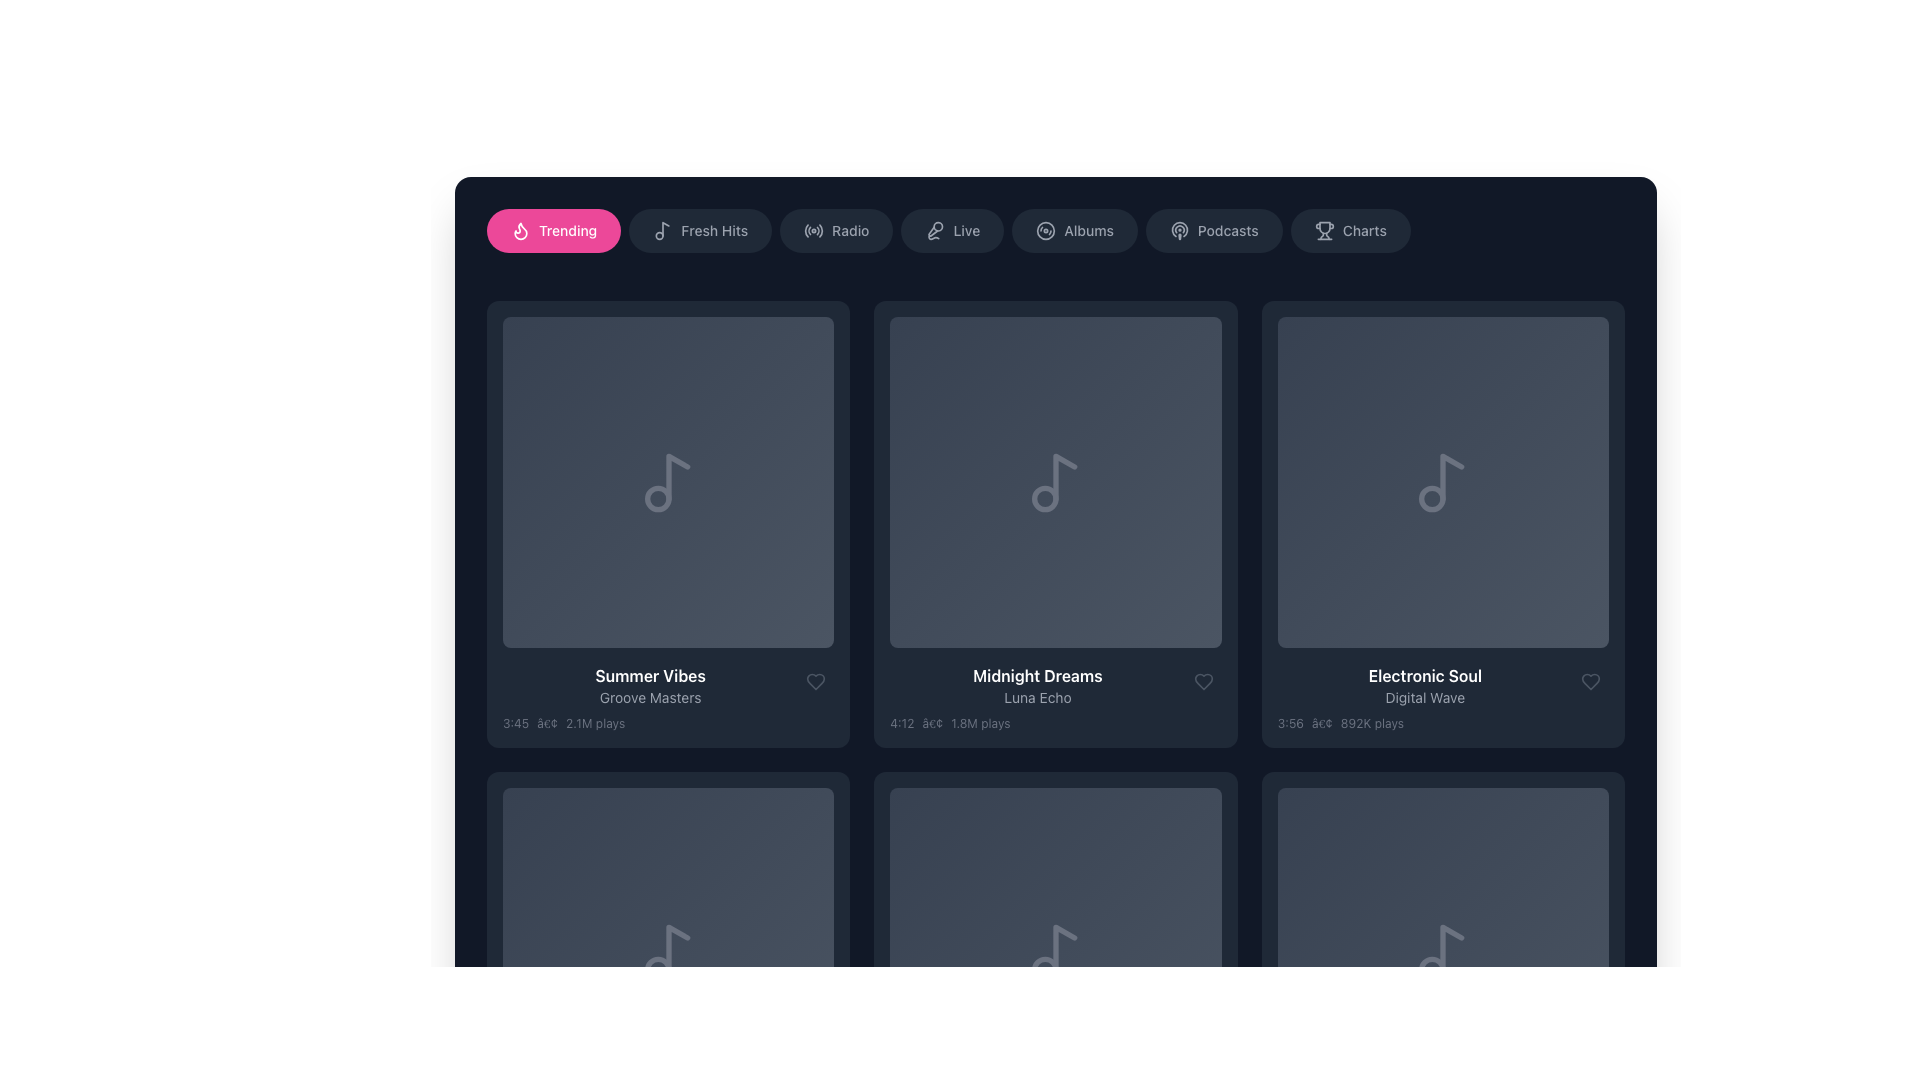 This screenshot has height=1080, width=1920. I want to click on the fourth button from the left, styled as a rounded pill with a dark background and lighter gray text, labeled 'Live' with a microphone icon, so click(951, 230).